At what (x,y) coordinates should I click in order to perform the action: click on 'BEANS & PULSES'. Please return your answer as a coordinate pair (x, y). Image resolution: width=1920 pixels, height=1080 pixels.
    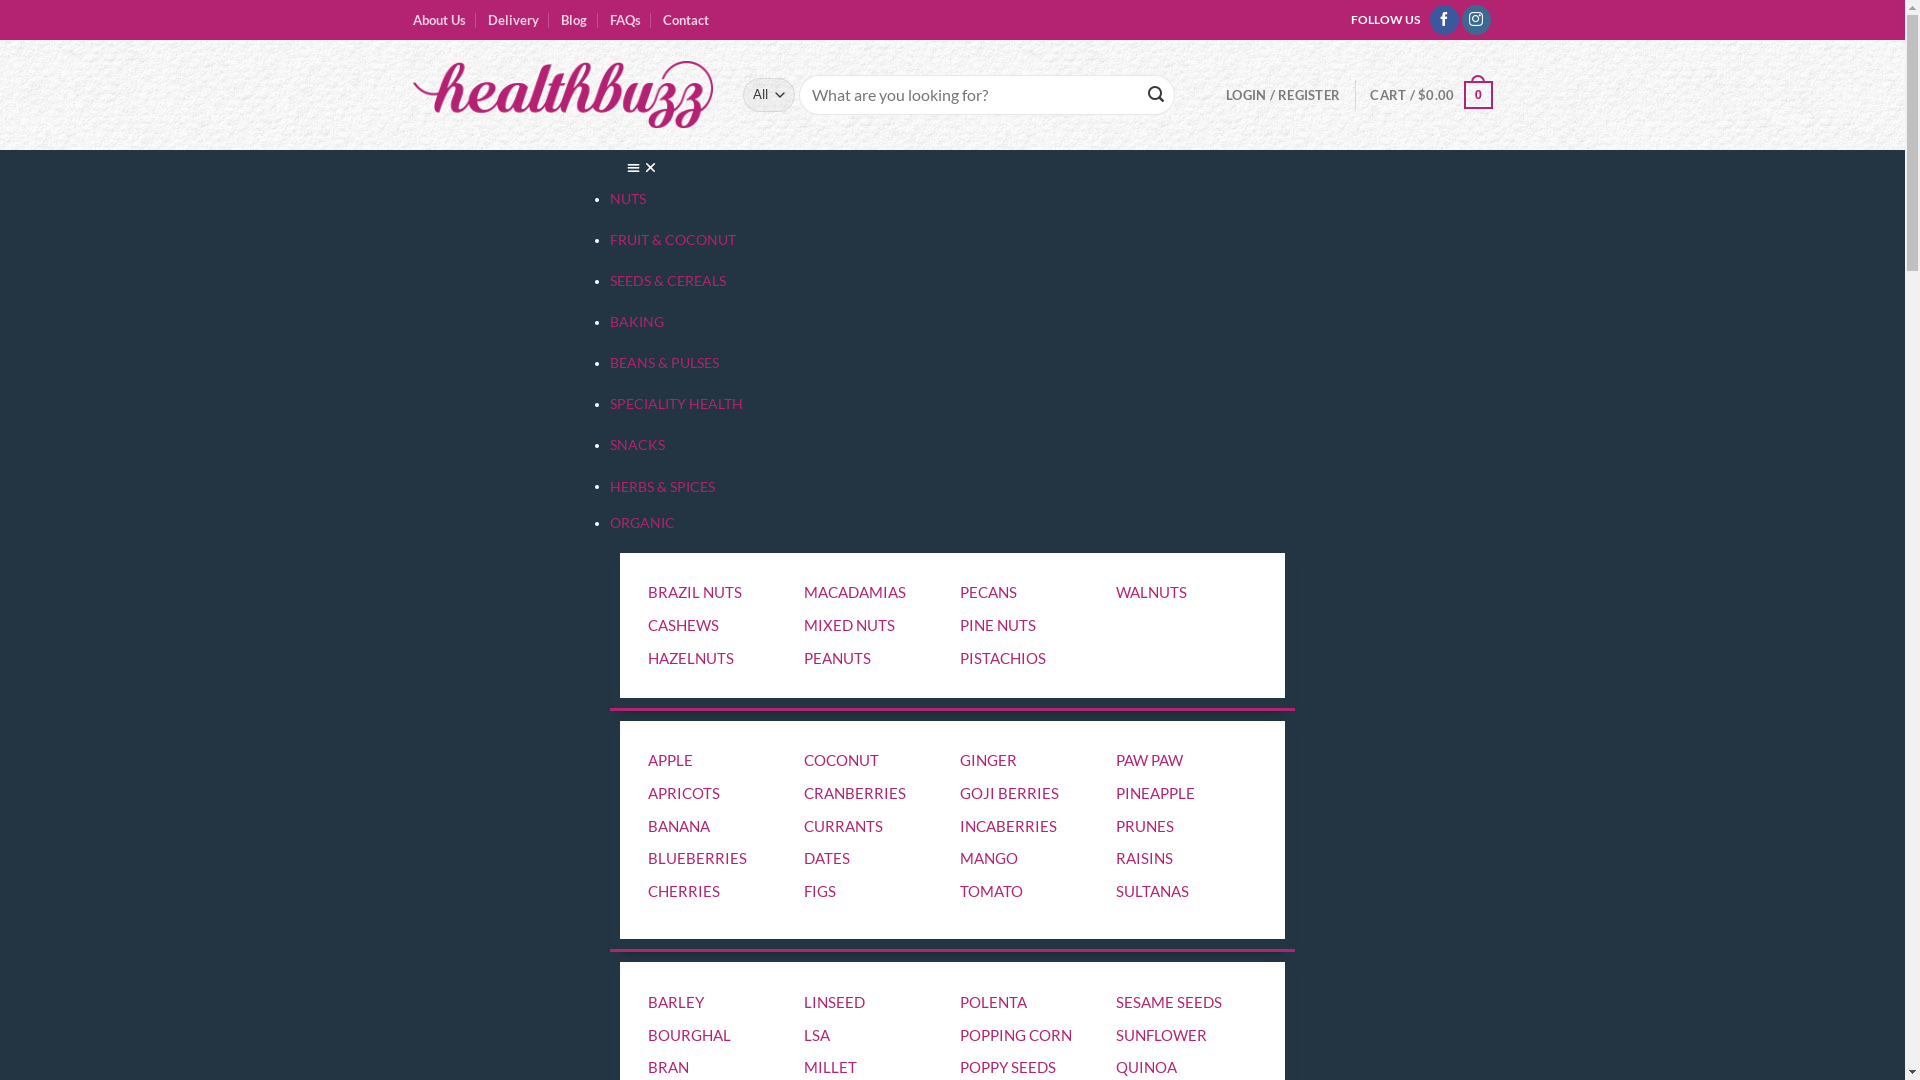
    Looking at the image, I should click on (666, 362).